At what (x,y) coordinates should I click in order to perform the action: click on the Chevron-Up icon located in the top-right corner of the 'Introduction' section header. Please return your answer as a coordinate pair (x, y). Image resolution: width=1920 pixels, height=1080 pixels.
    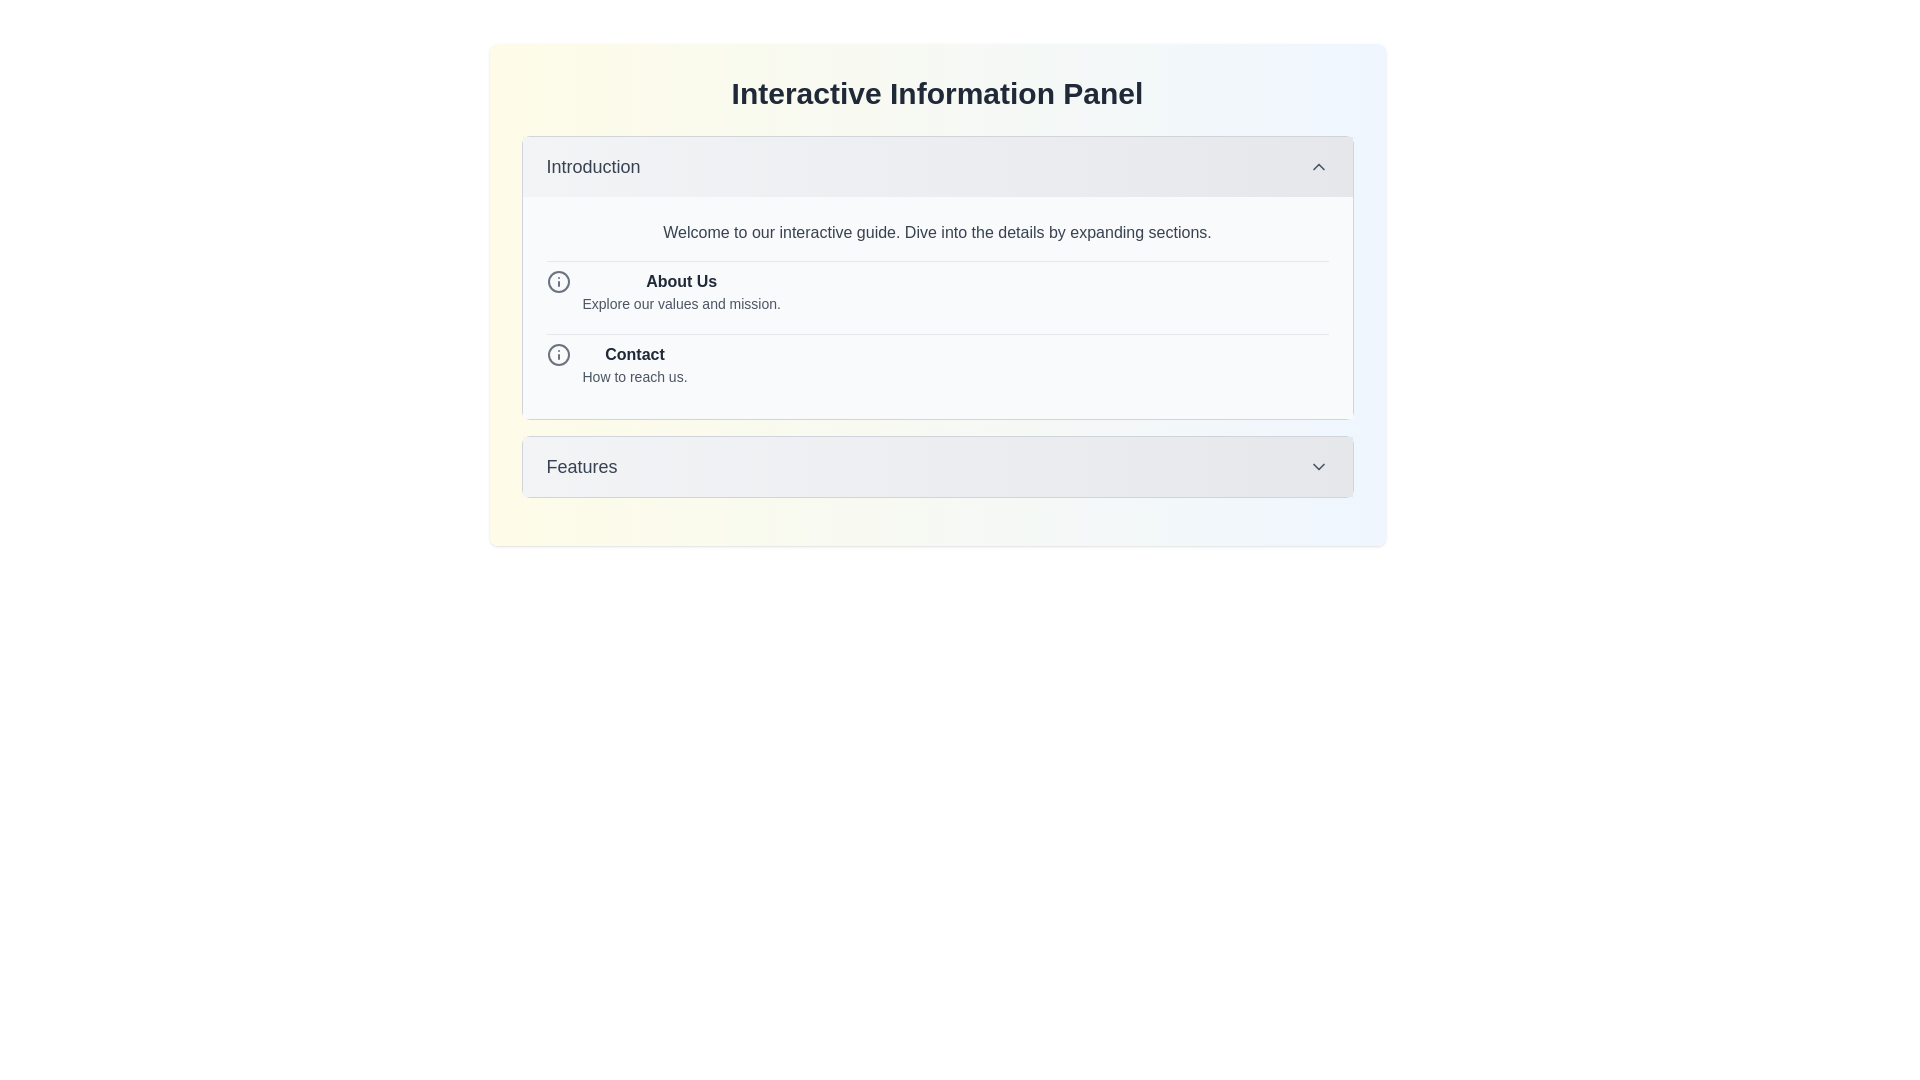
    Looking at the image, I should click on (1318, 165).